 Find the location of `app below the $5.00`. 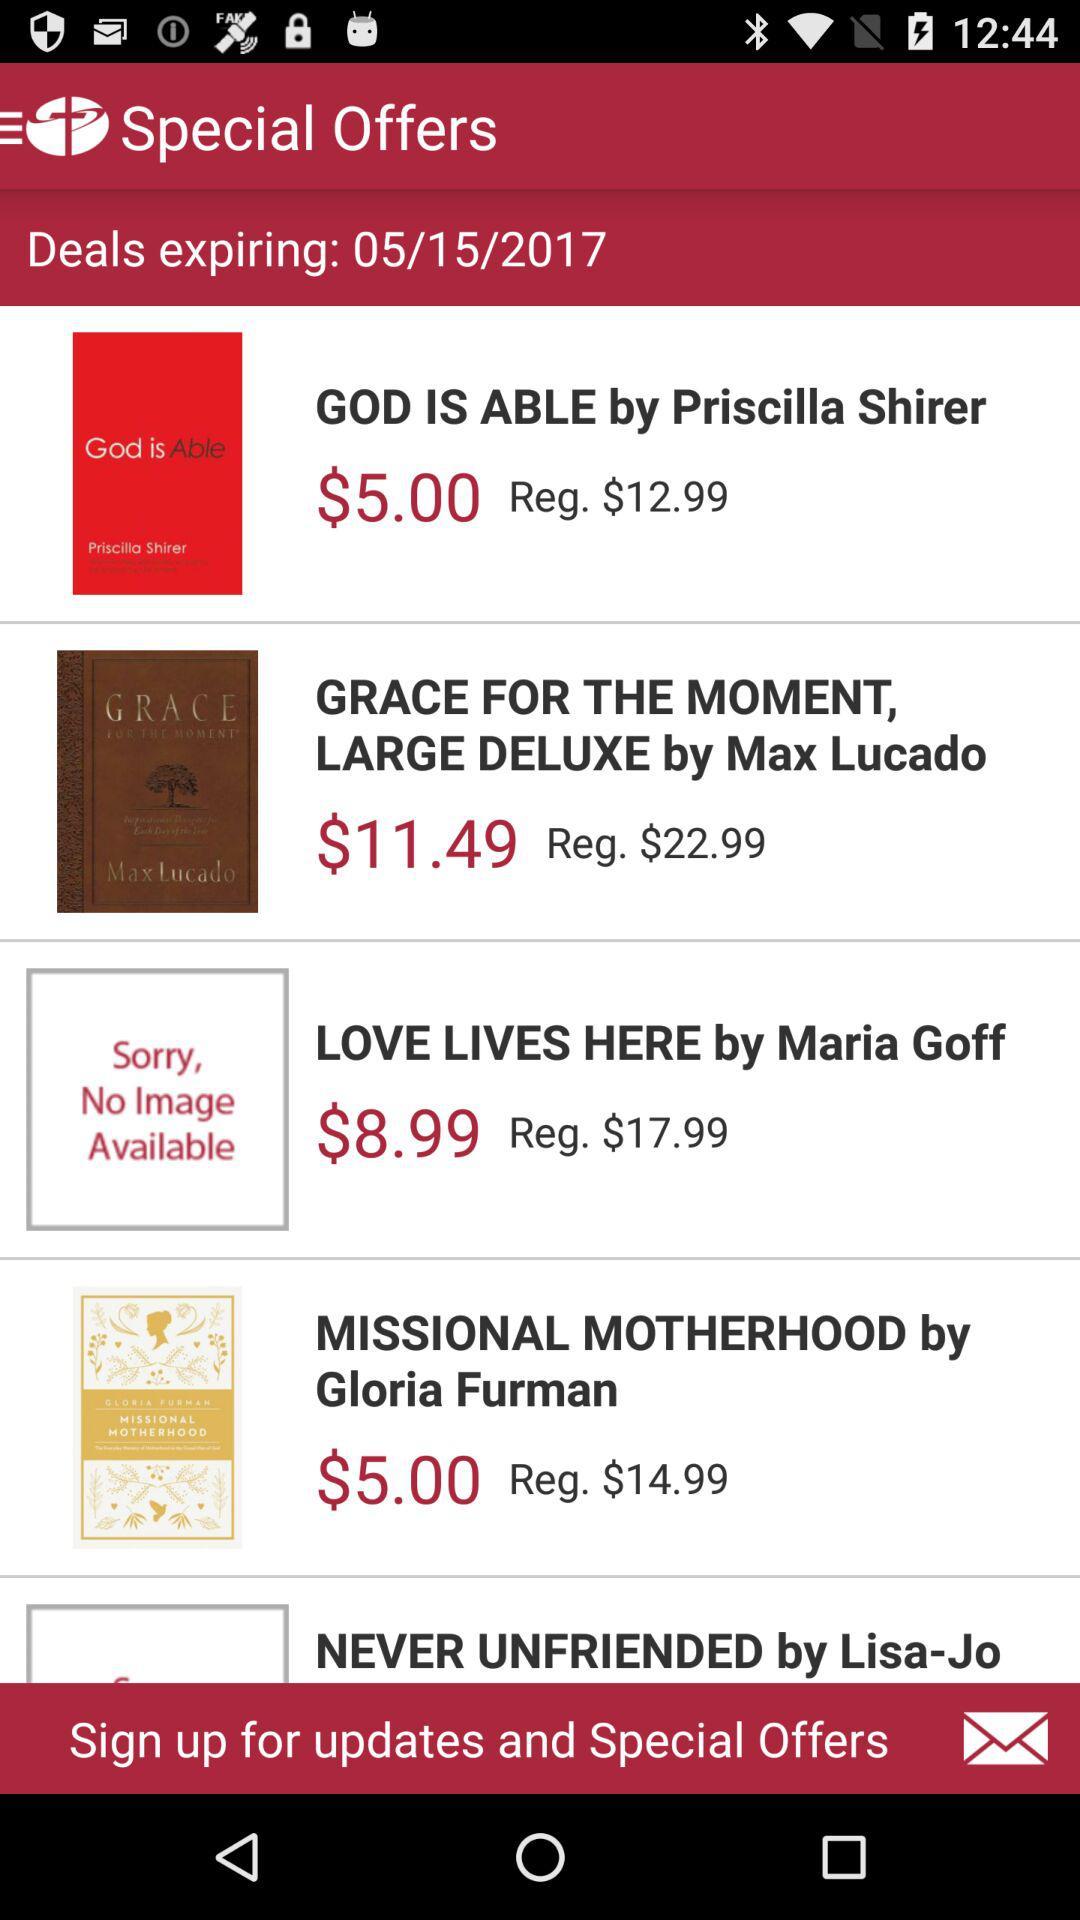

app below the $5.00 is located at coordinates (683, 1650).